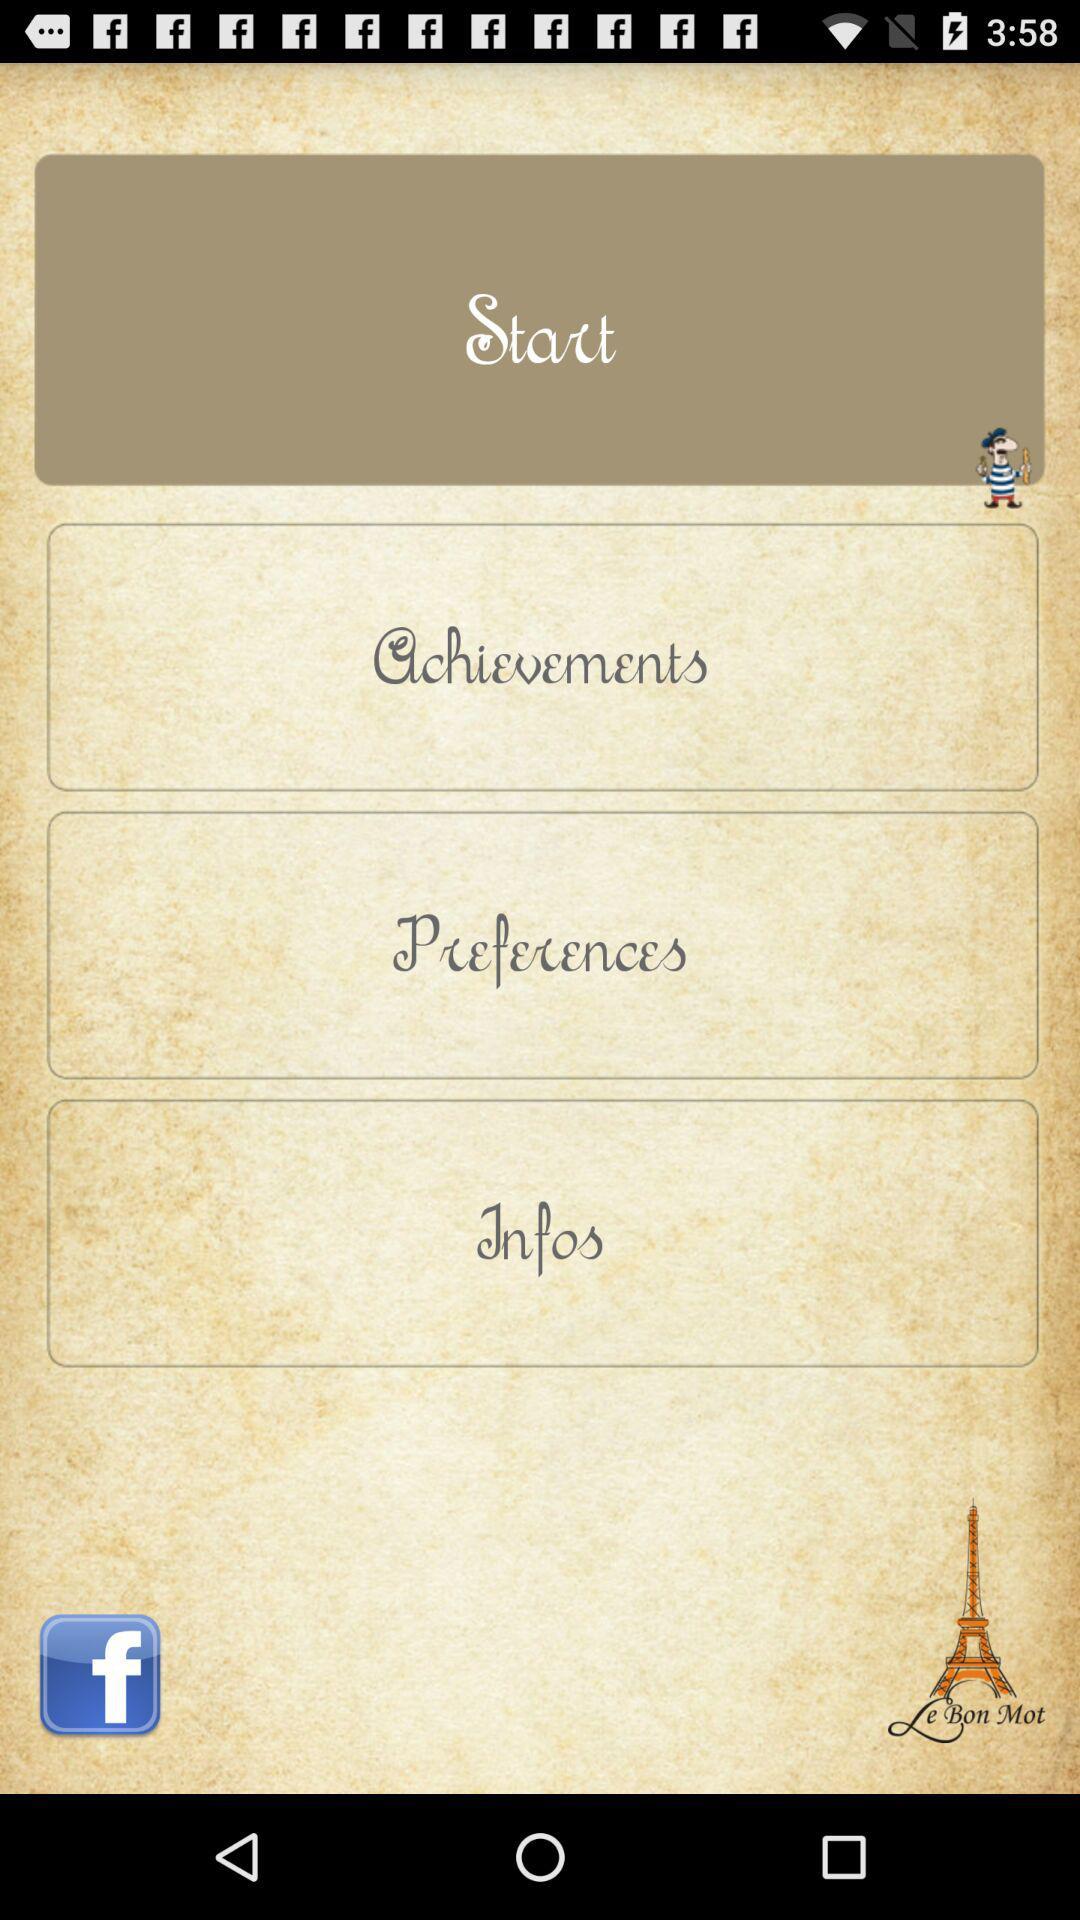  Describe the element at coordinates (100, 1576) in the screenshot. I see `button below infos button` at that location.